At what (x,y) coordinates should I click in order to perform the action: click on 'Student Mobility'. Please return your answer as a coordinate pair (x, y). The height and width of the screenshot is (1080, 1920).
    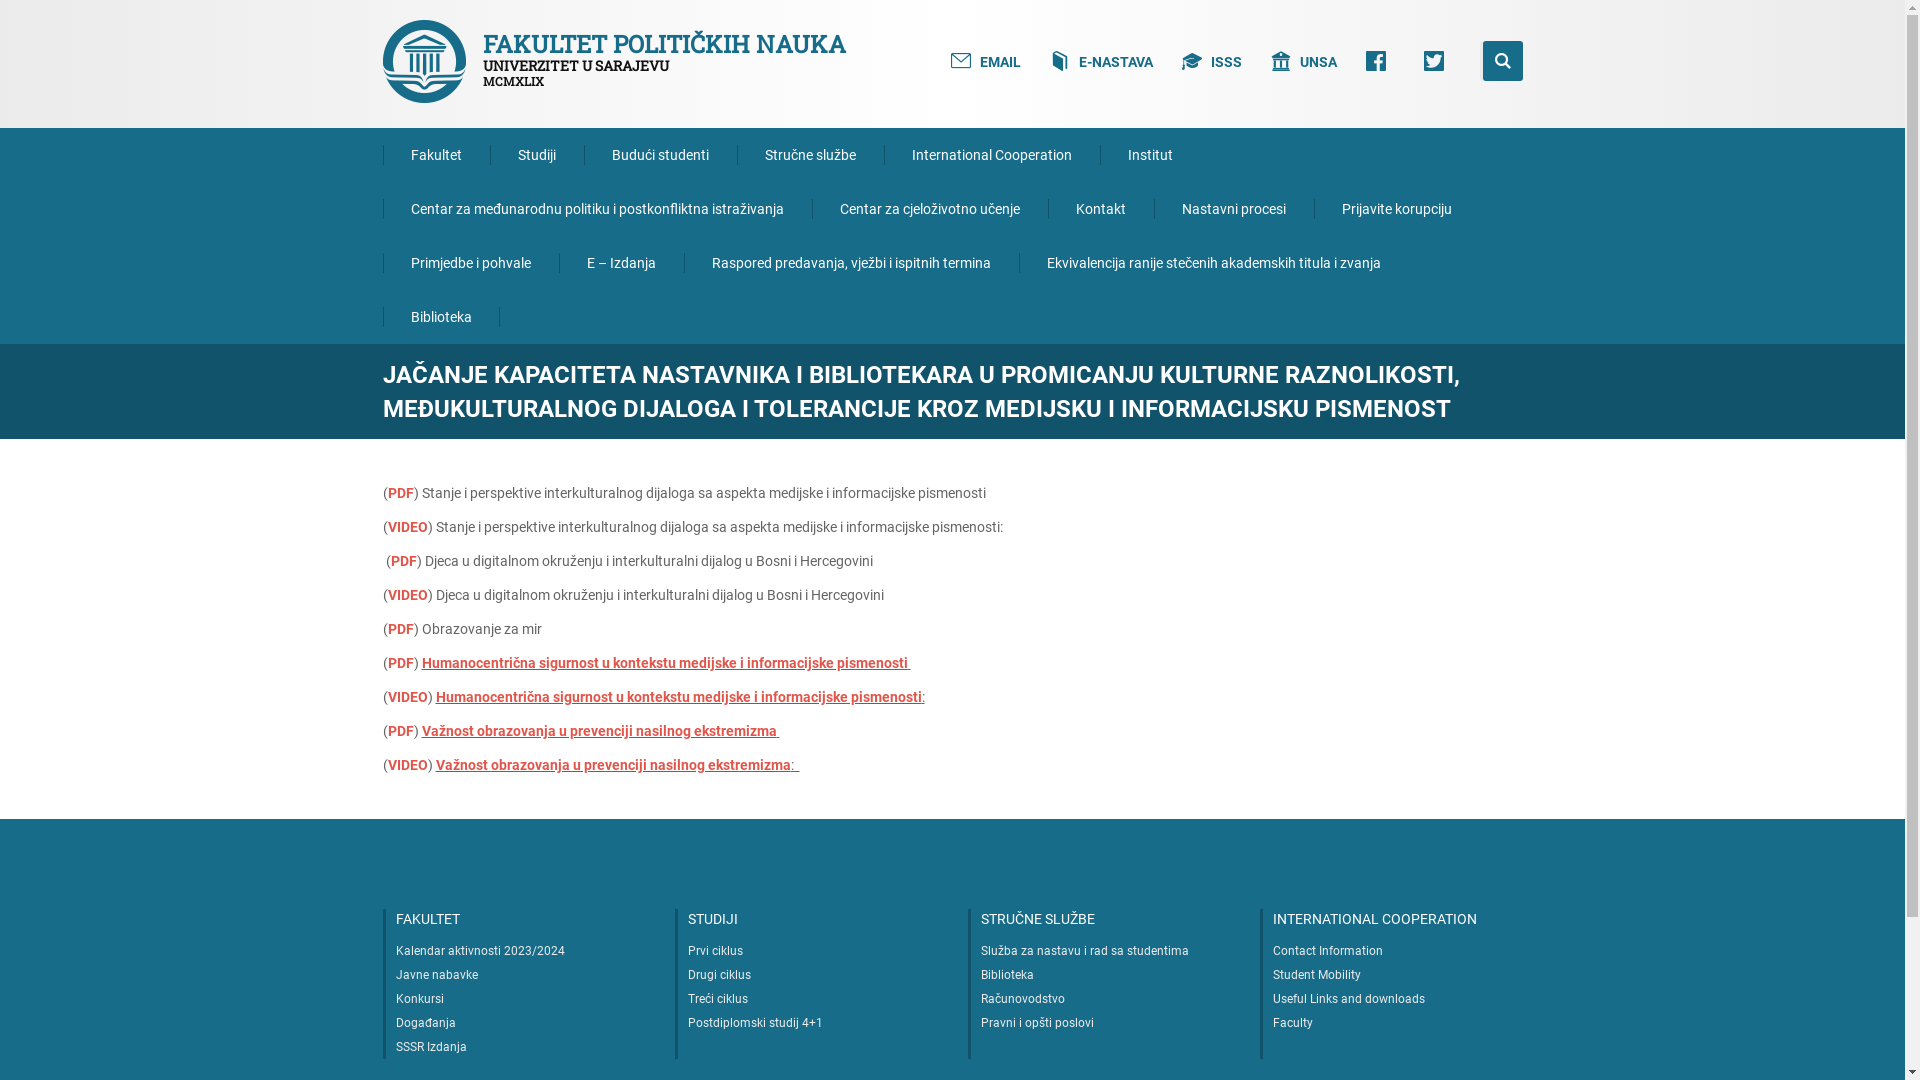
    Looking at the image, I should click on (1316, 974).